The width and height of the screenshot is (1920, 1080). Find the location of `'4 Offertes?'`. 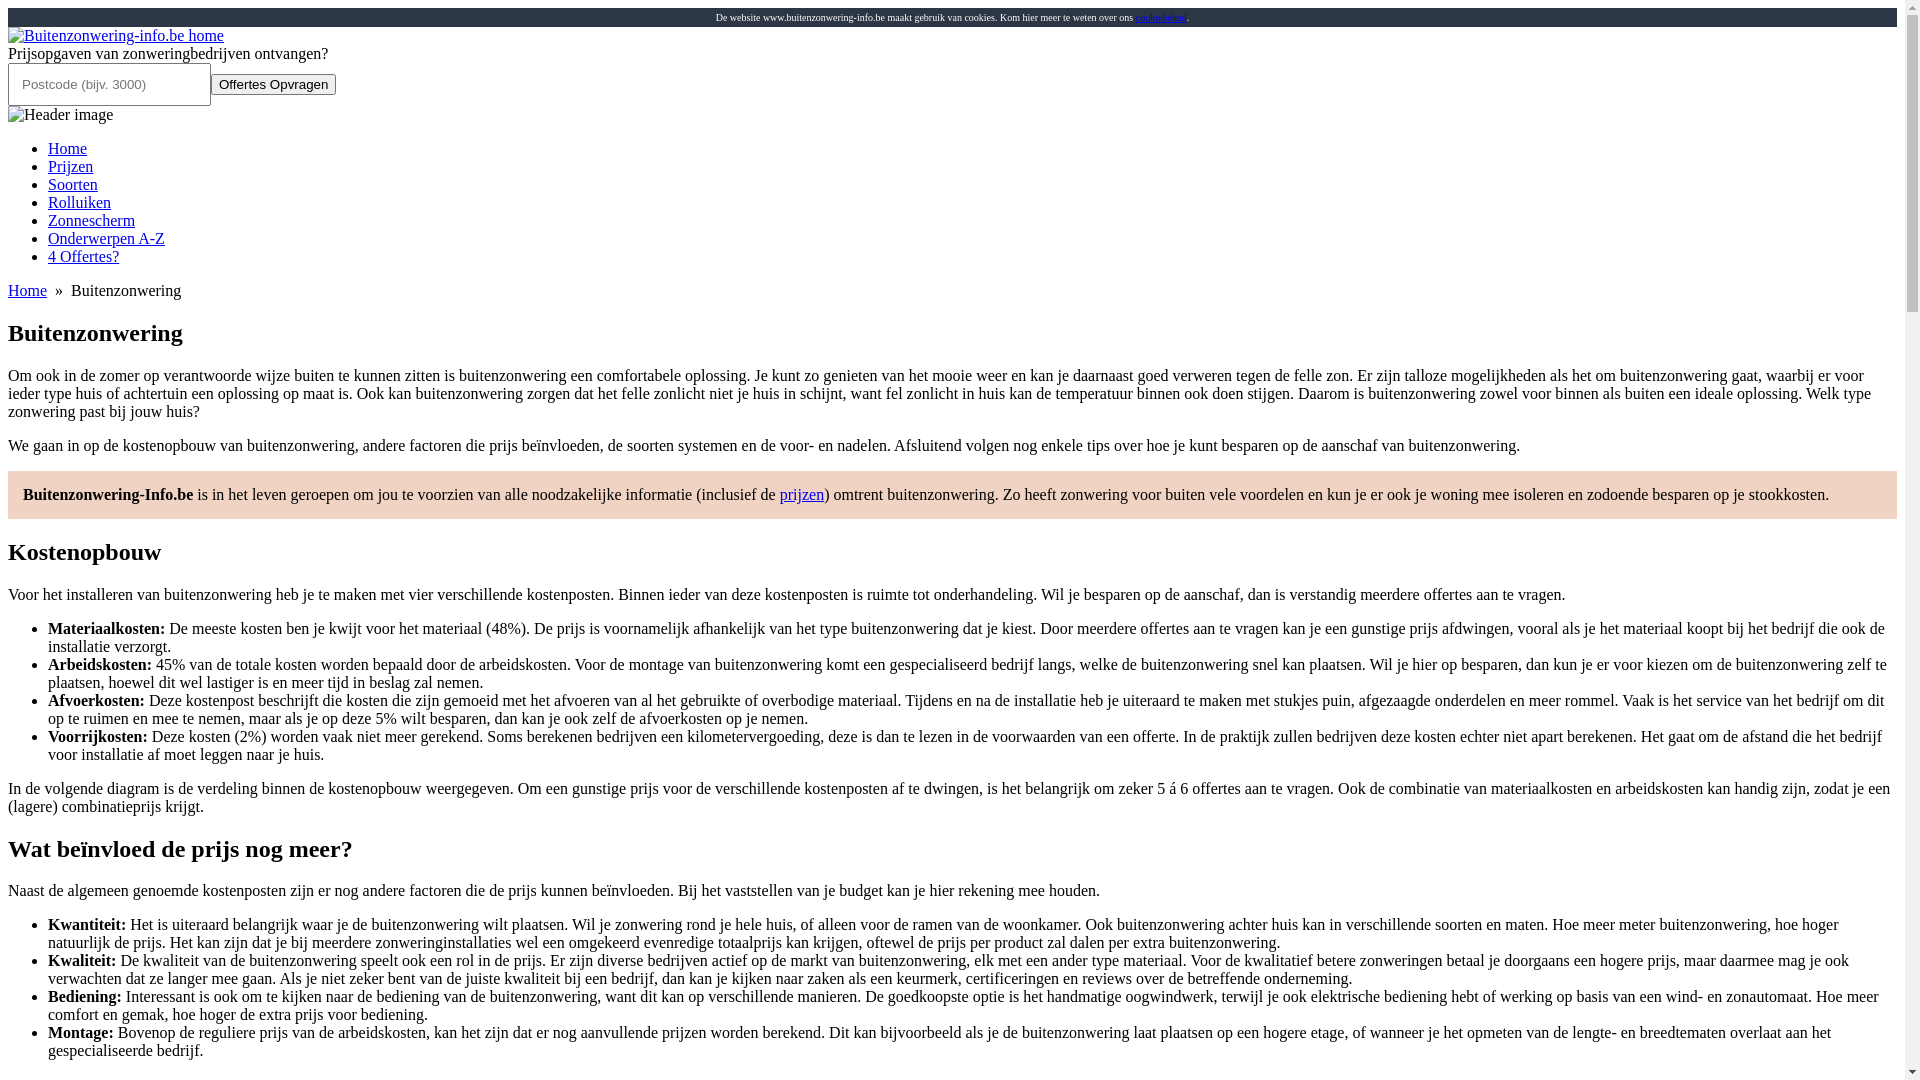

'4 Offertes?' is located at coordinates (82, 255).